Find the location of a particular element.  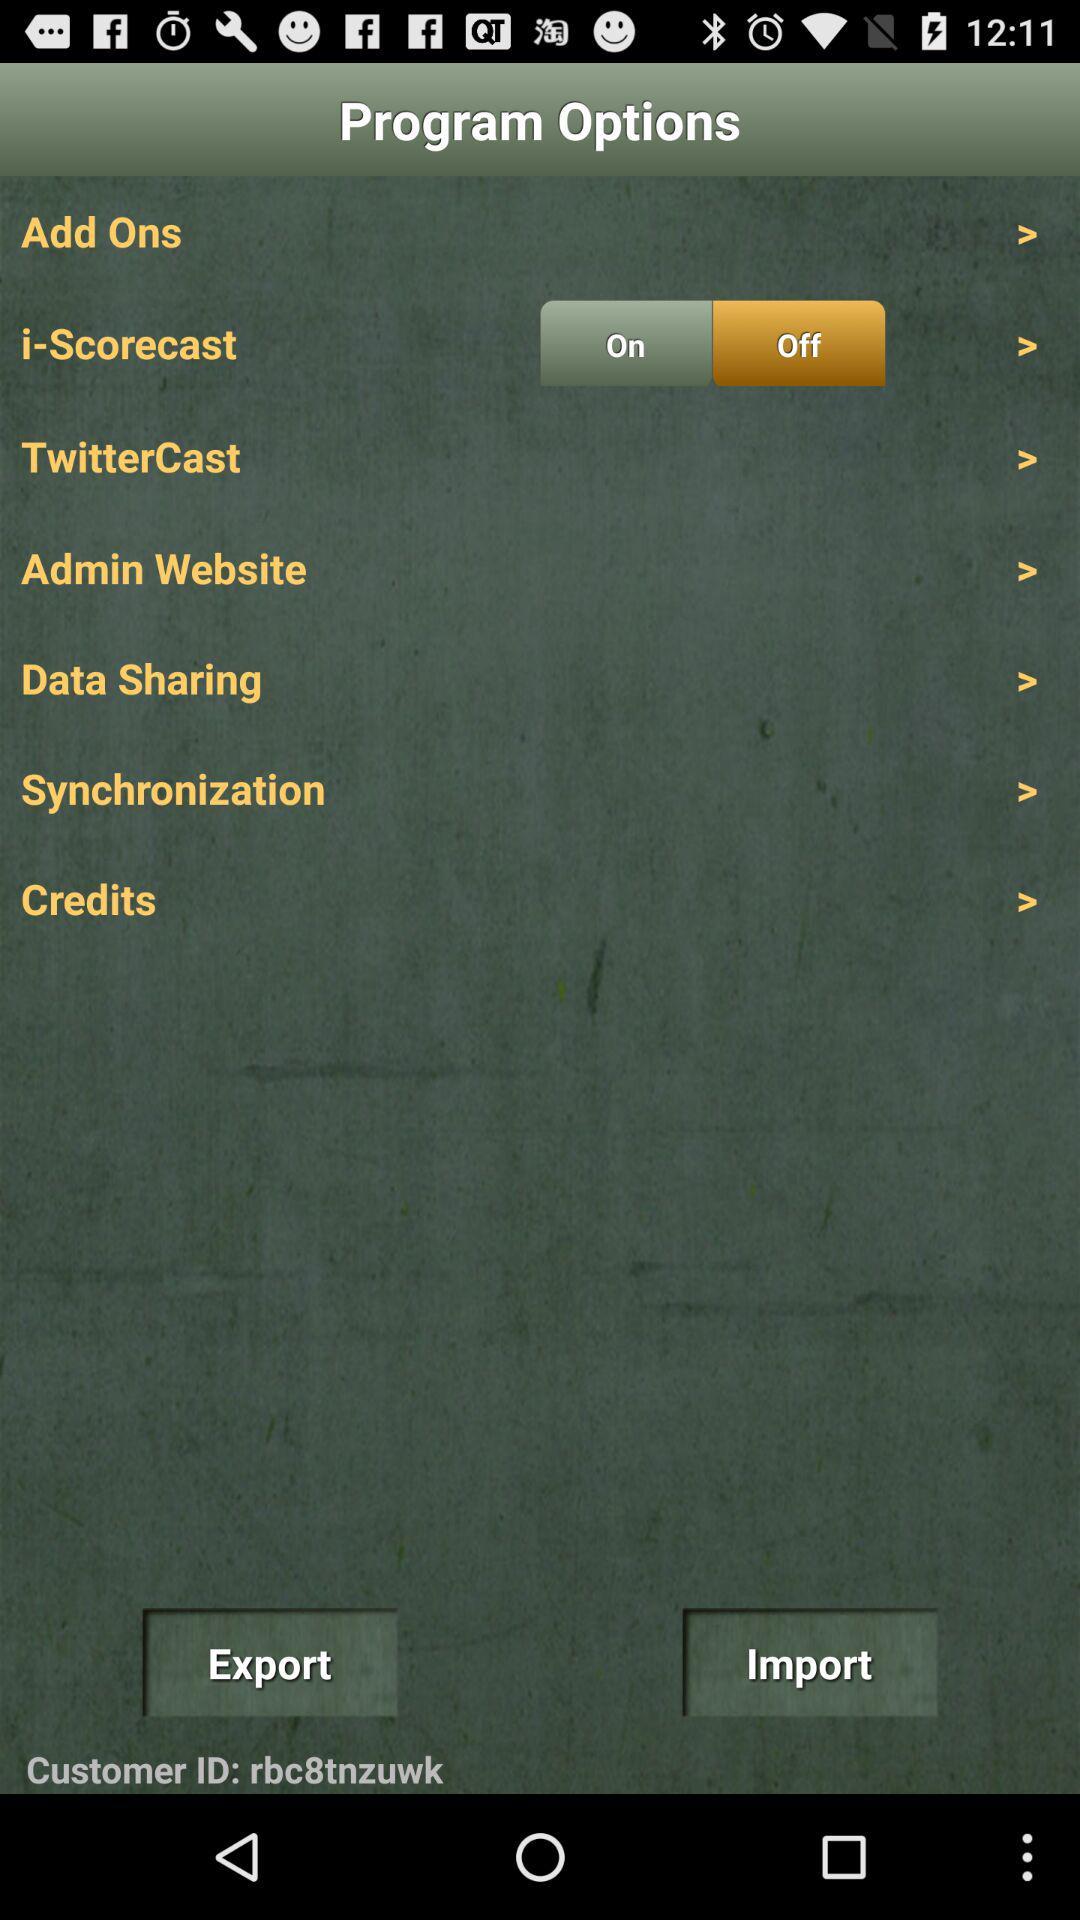

on item is located at coordinates (625, 343).